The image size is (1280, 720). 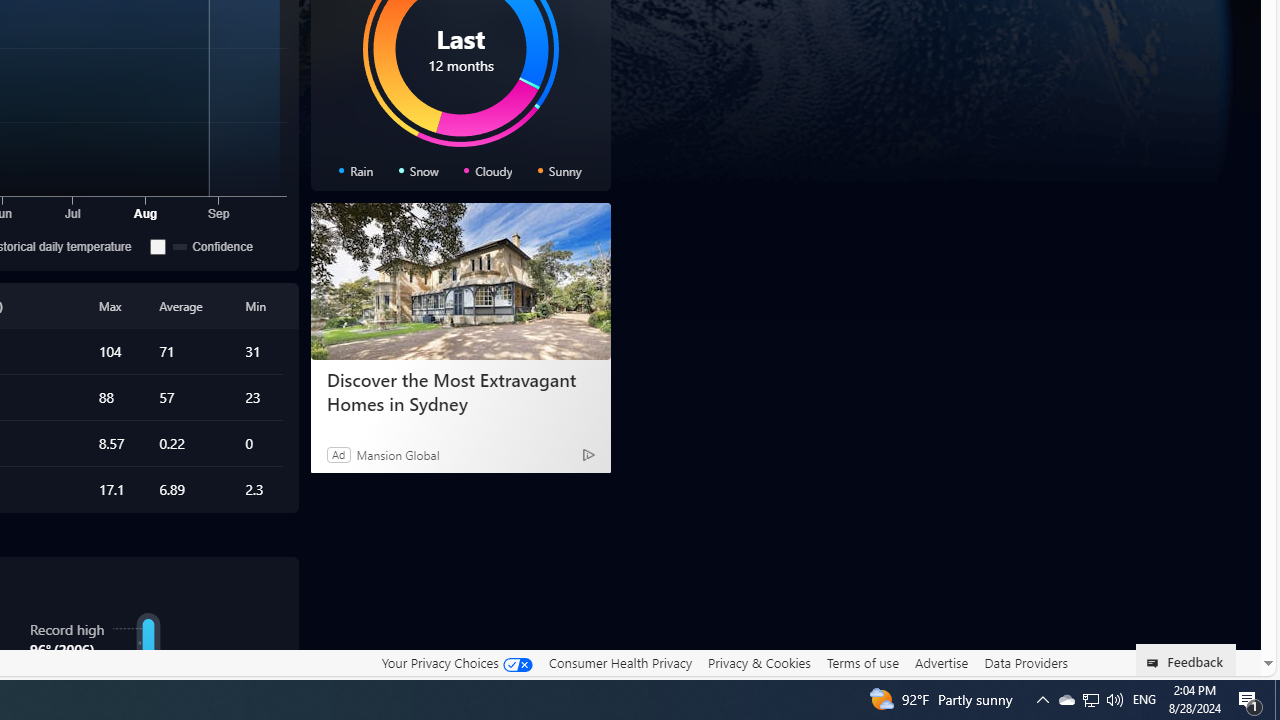 What do you see at coordinates (1186, 659) in the screenshot?
I see `'Feedback'` at bounding box center [1186, 659].